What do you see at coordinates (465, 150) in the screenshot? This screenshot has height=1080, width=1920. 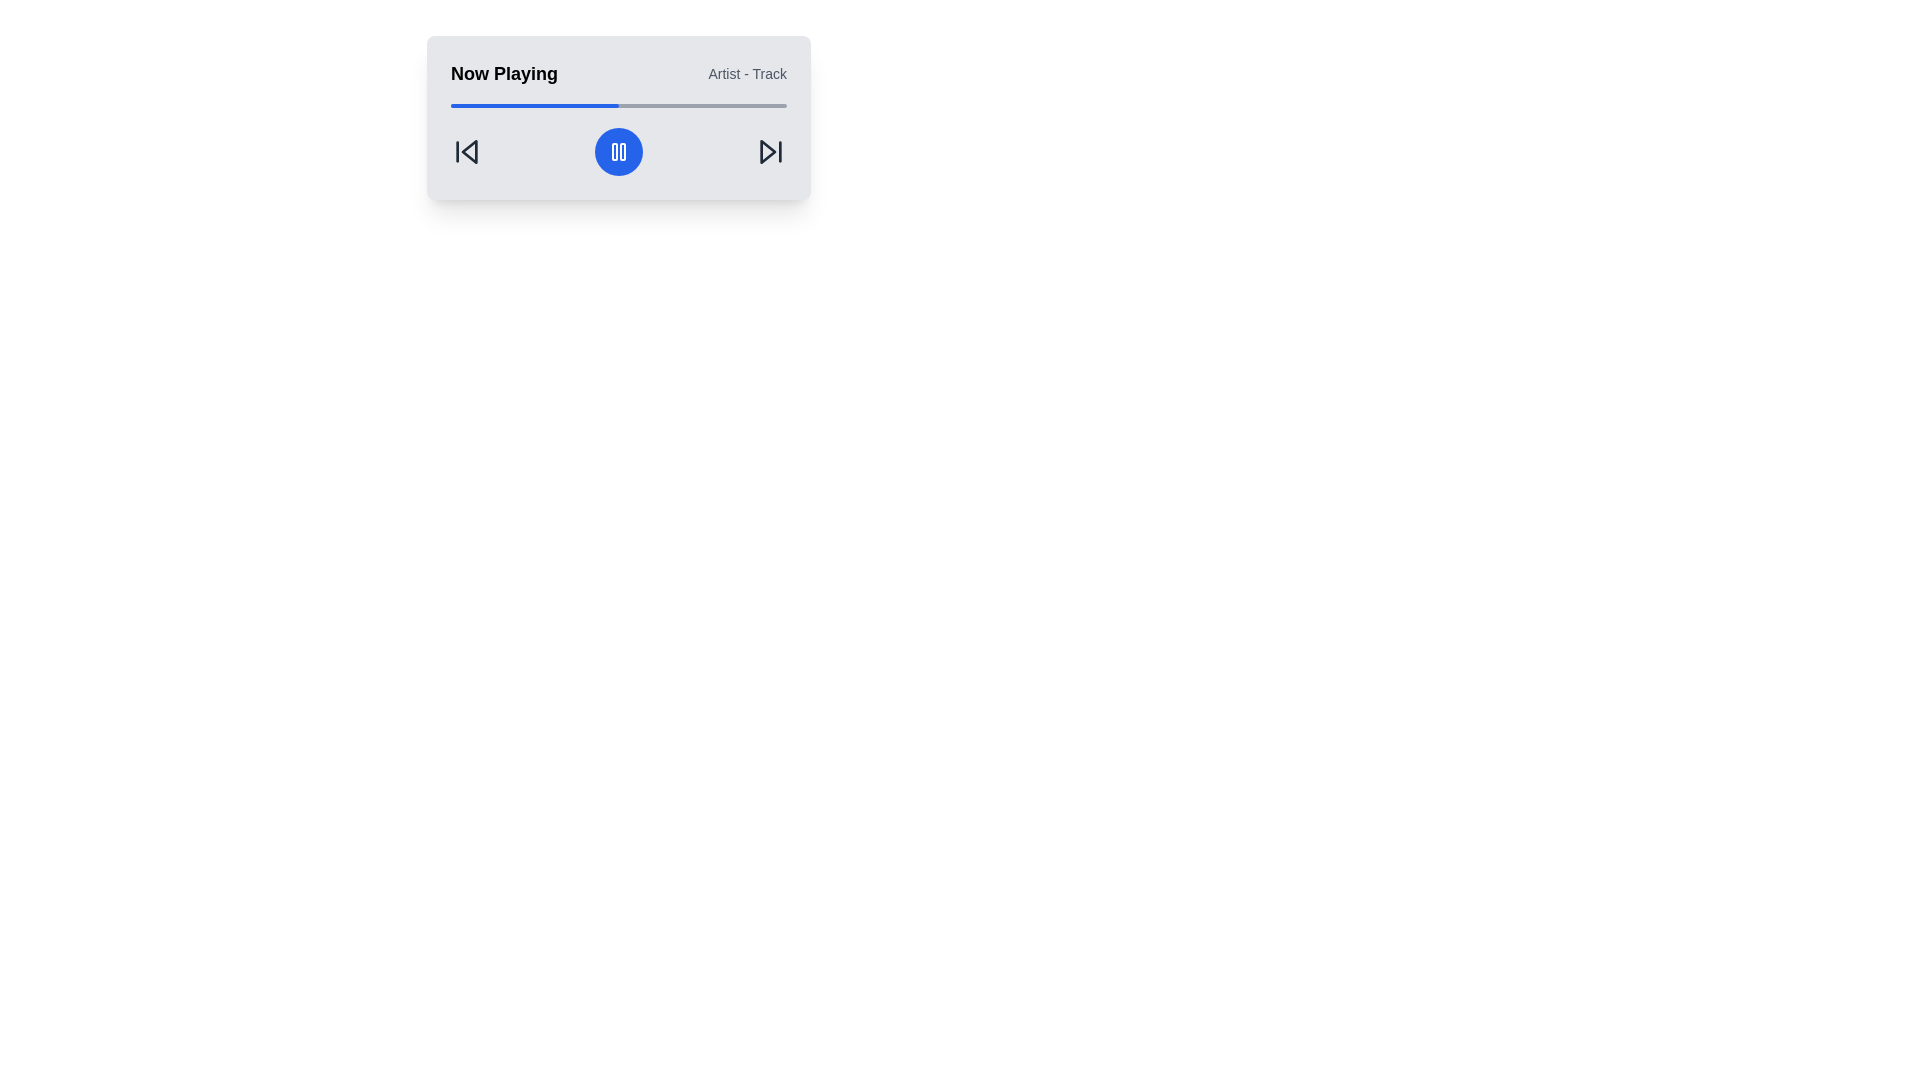 I see `the 'skip backward' button located in the media control section at the bottom center of the layout` at bounding box center [465, 150].